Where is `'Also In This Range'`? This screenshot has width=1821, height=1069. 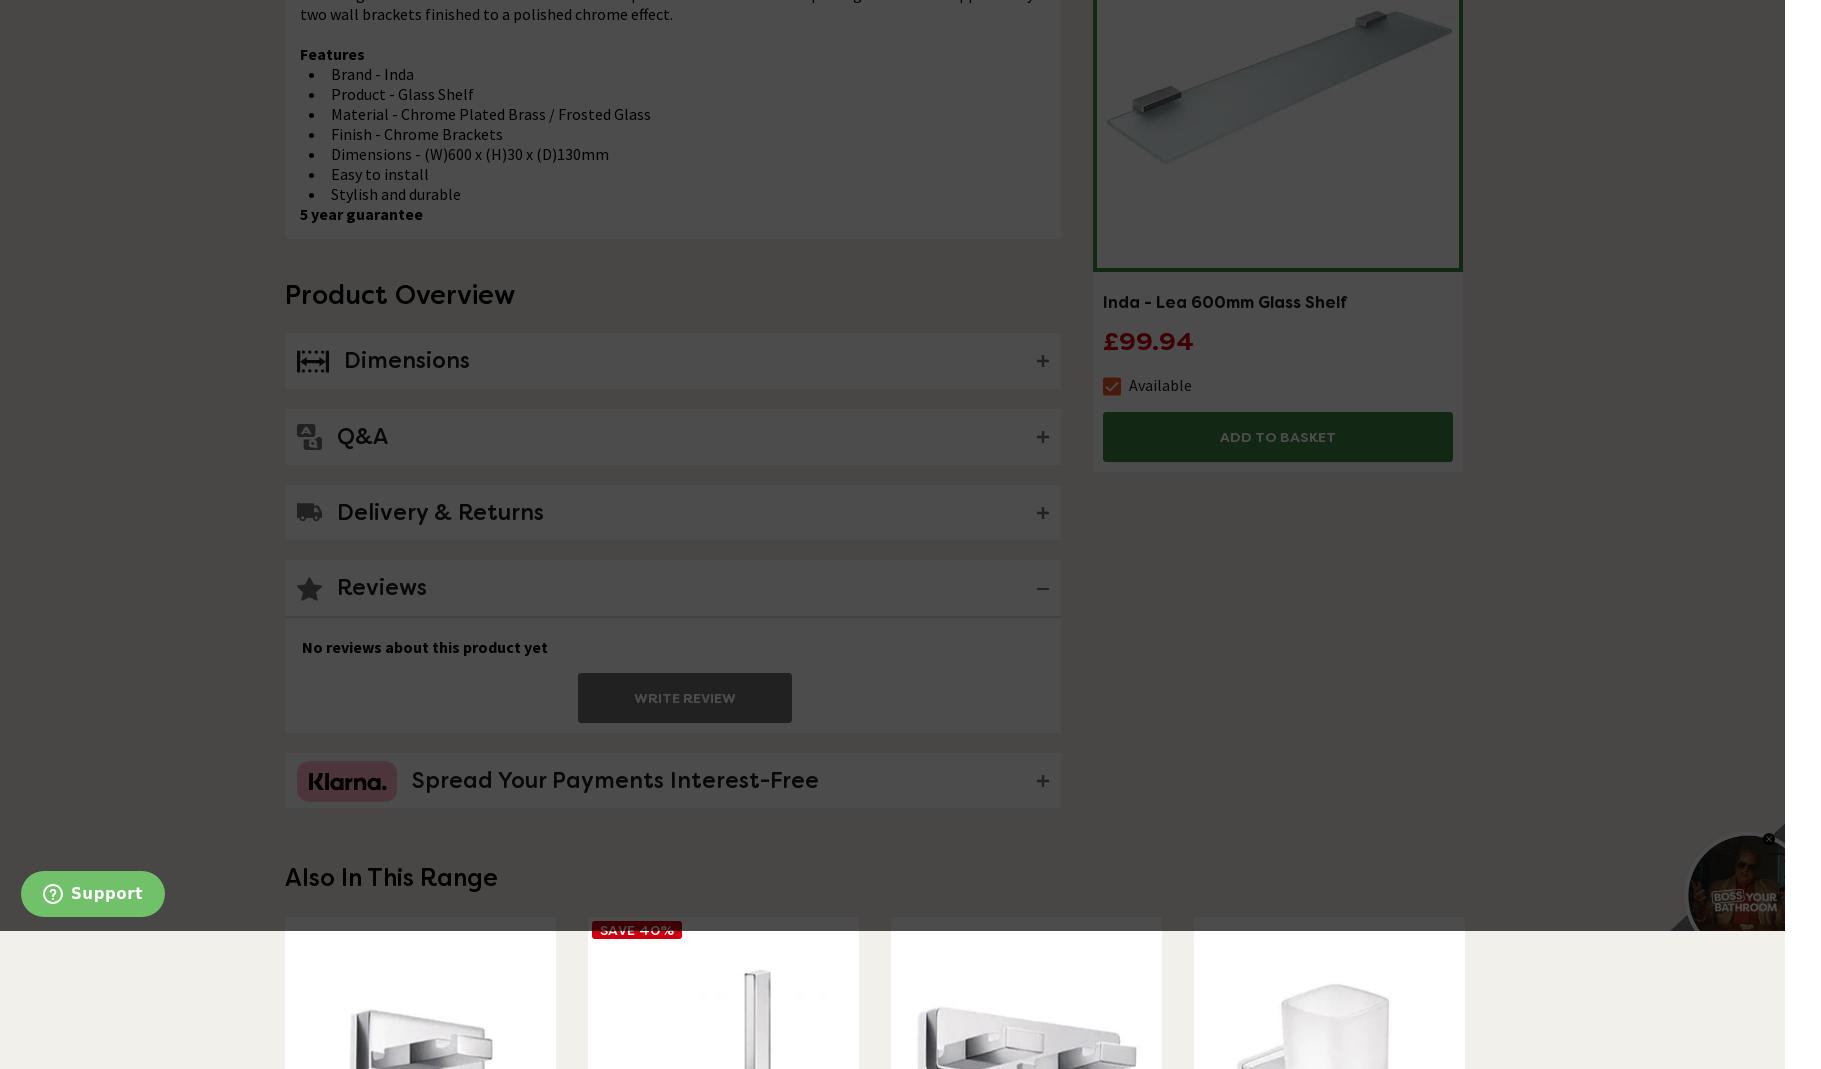 'Also In This Range' is located at coordinates (283, 876).